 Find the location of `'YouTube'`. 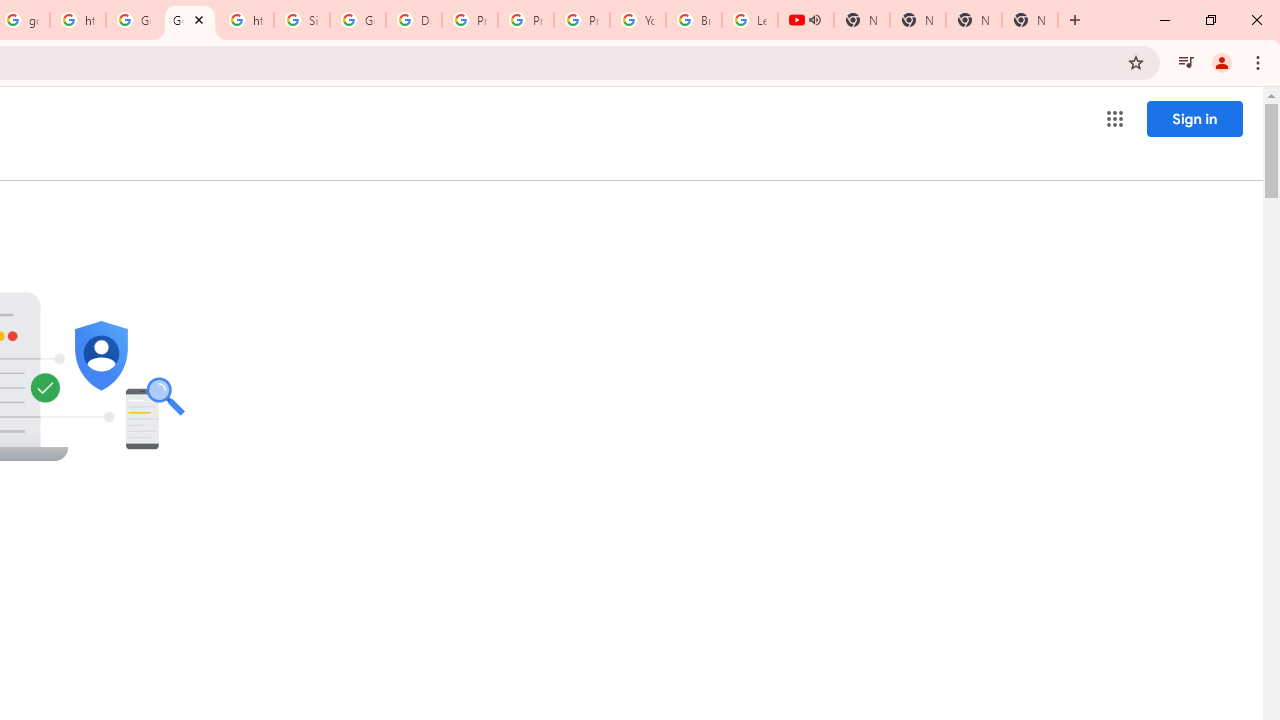

'YouTube' is located at coordinates (637, 20).